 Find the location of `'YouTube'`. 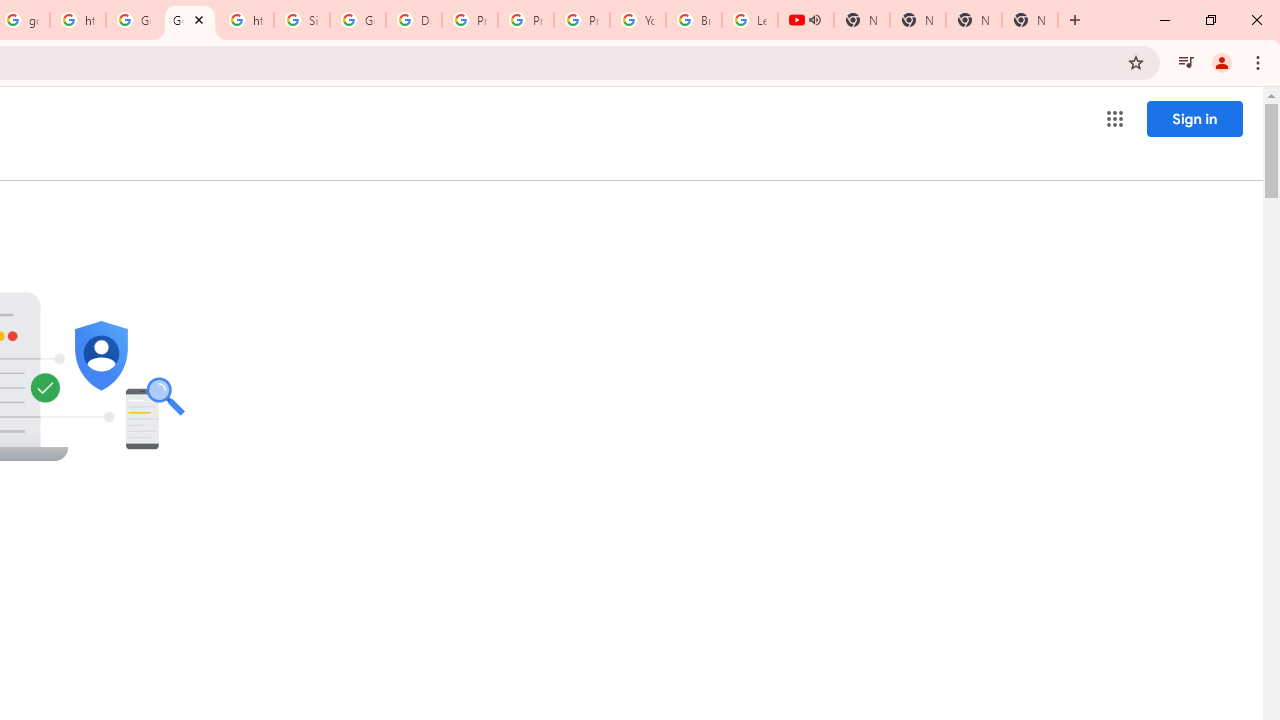

'YouTube' is located at coordinates (637, 20).